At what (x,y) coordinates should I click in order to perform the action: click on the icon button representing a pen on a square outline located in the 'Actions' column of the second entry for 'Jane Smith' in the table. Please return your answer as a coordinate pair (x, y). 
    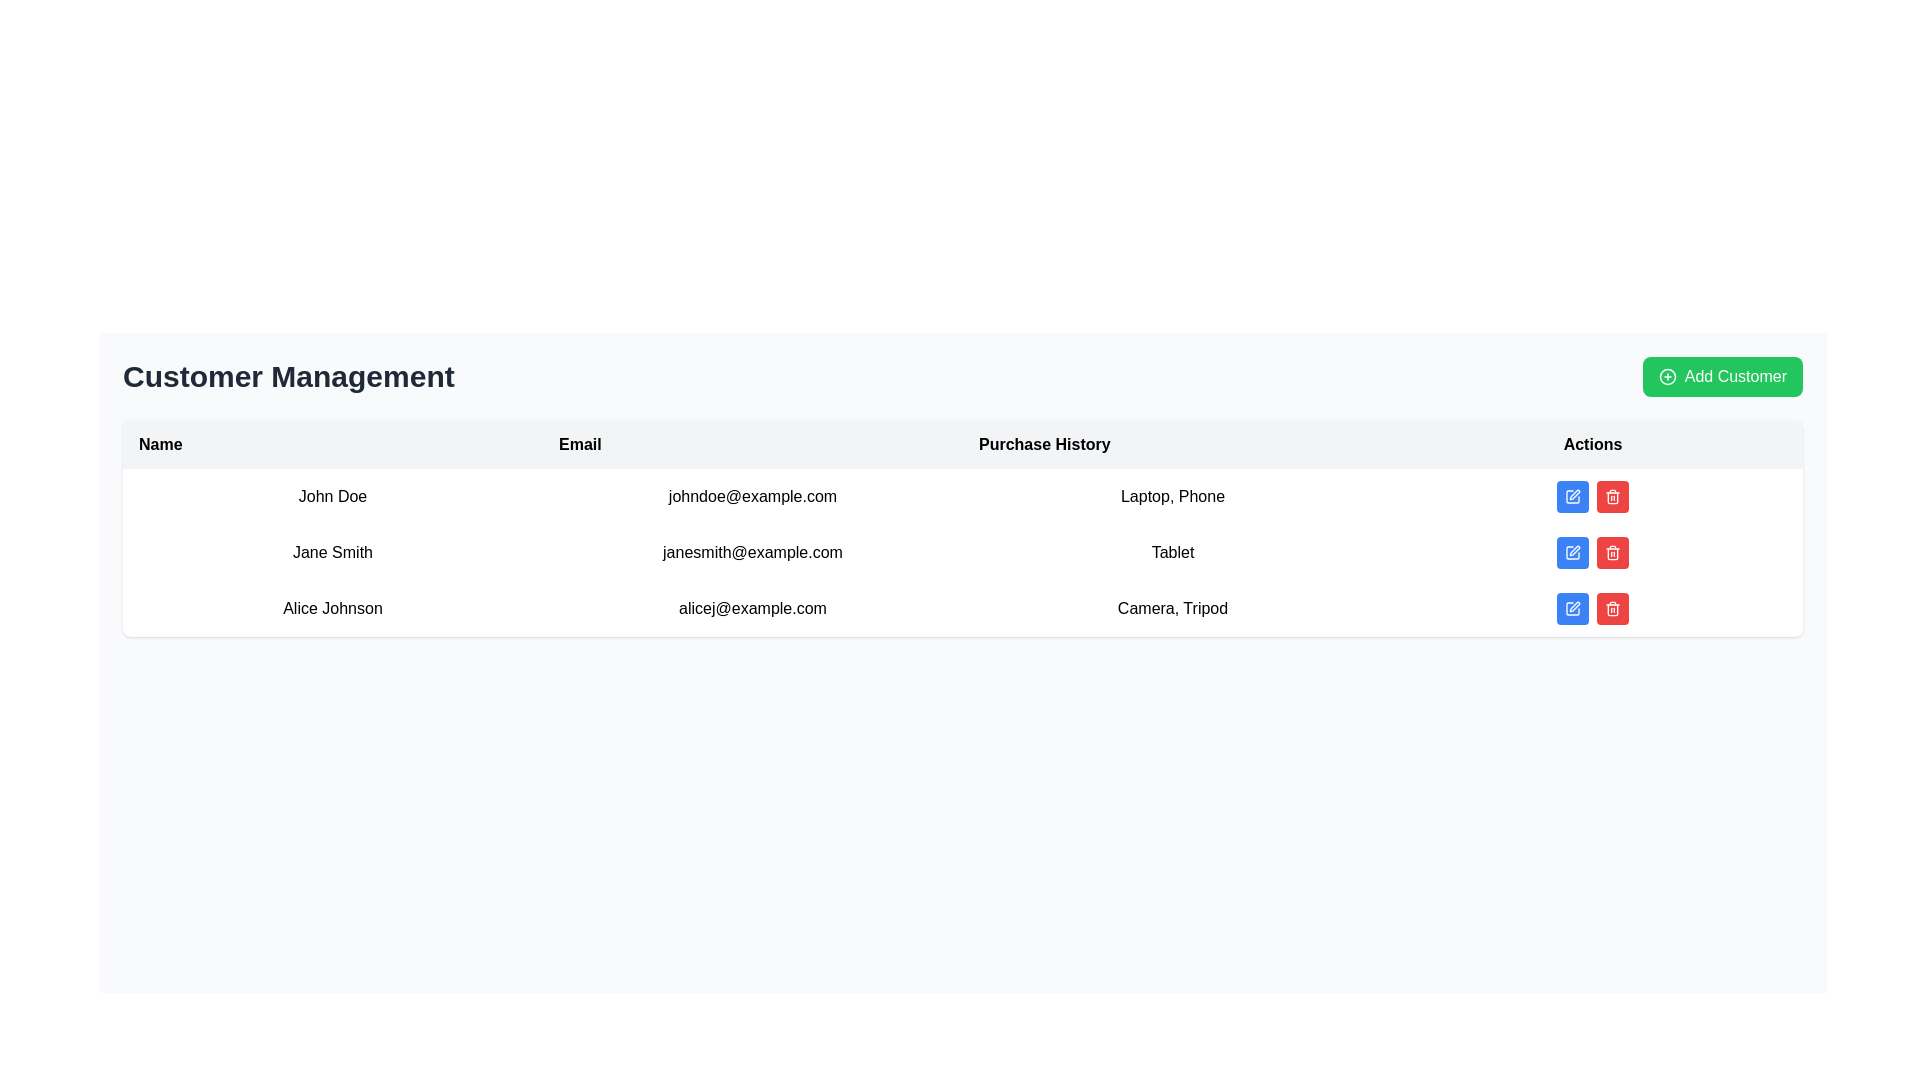
    Looking at the image, I should click on (1572, 552).